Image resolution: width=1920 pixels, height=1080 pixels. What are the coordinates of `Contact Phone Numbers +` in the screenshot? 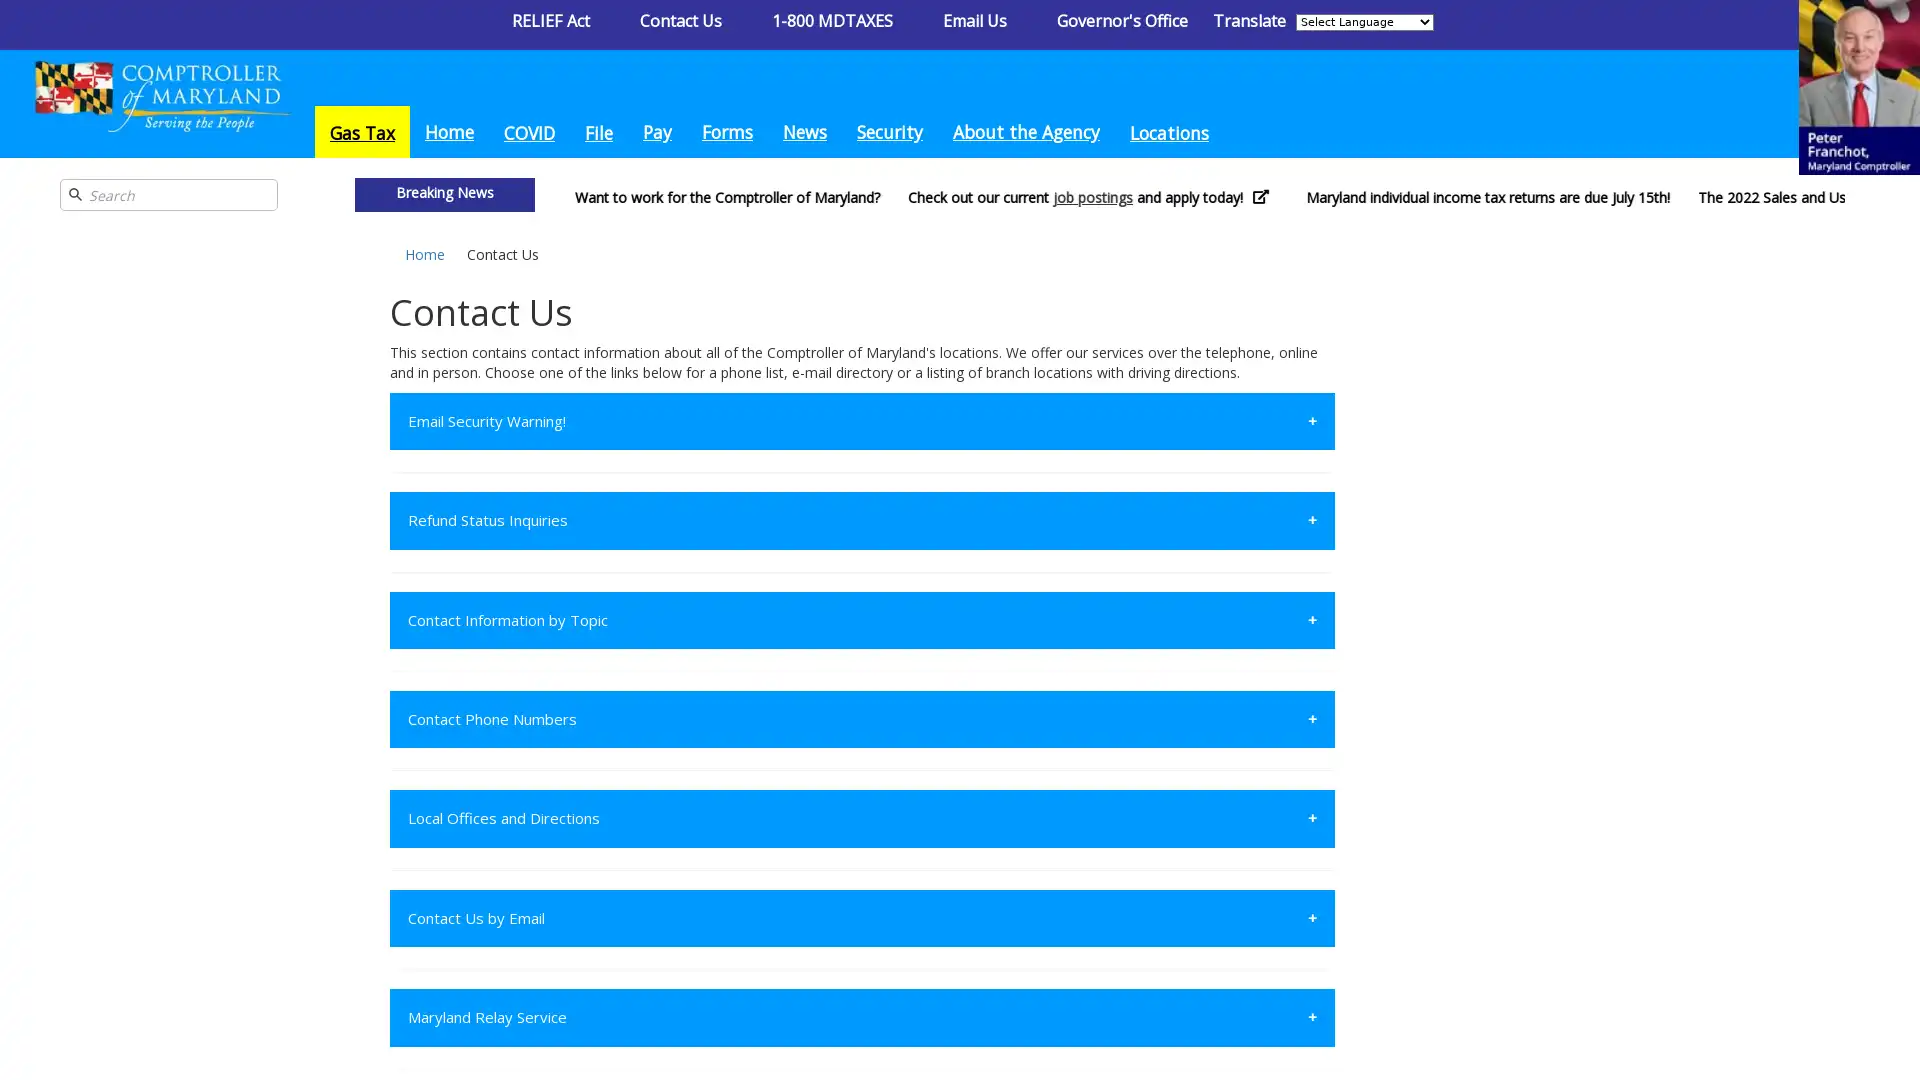 It's located at (862, 718).